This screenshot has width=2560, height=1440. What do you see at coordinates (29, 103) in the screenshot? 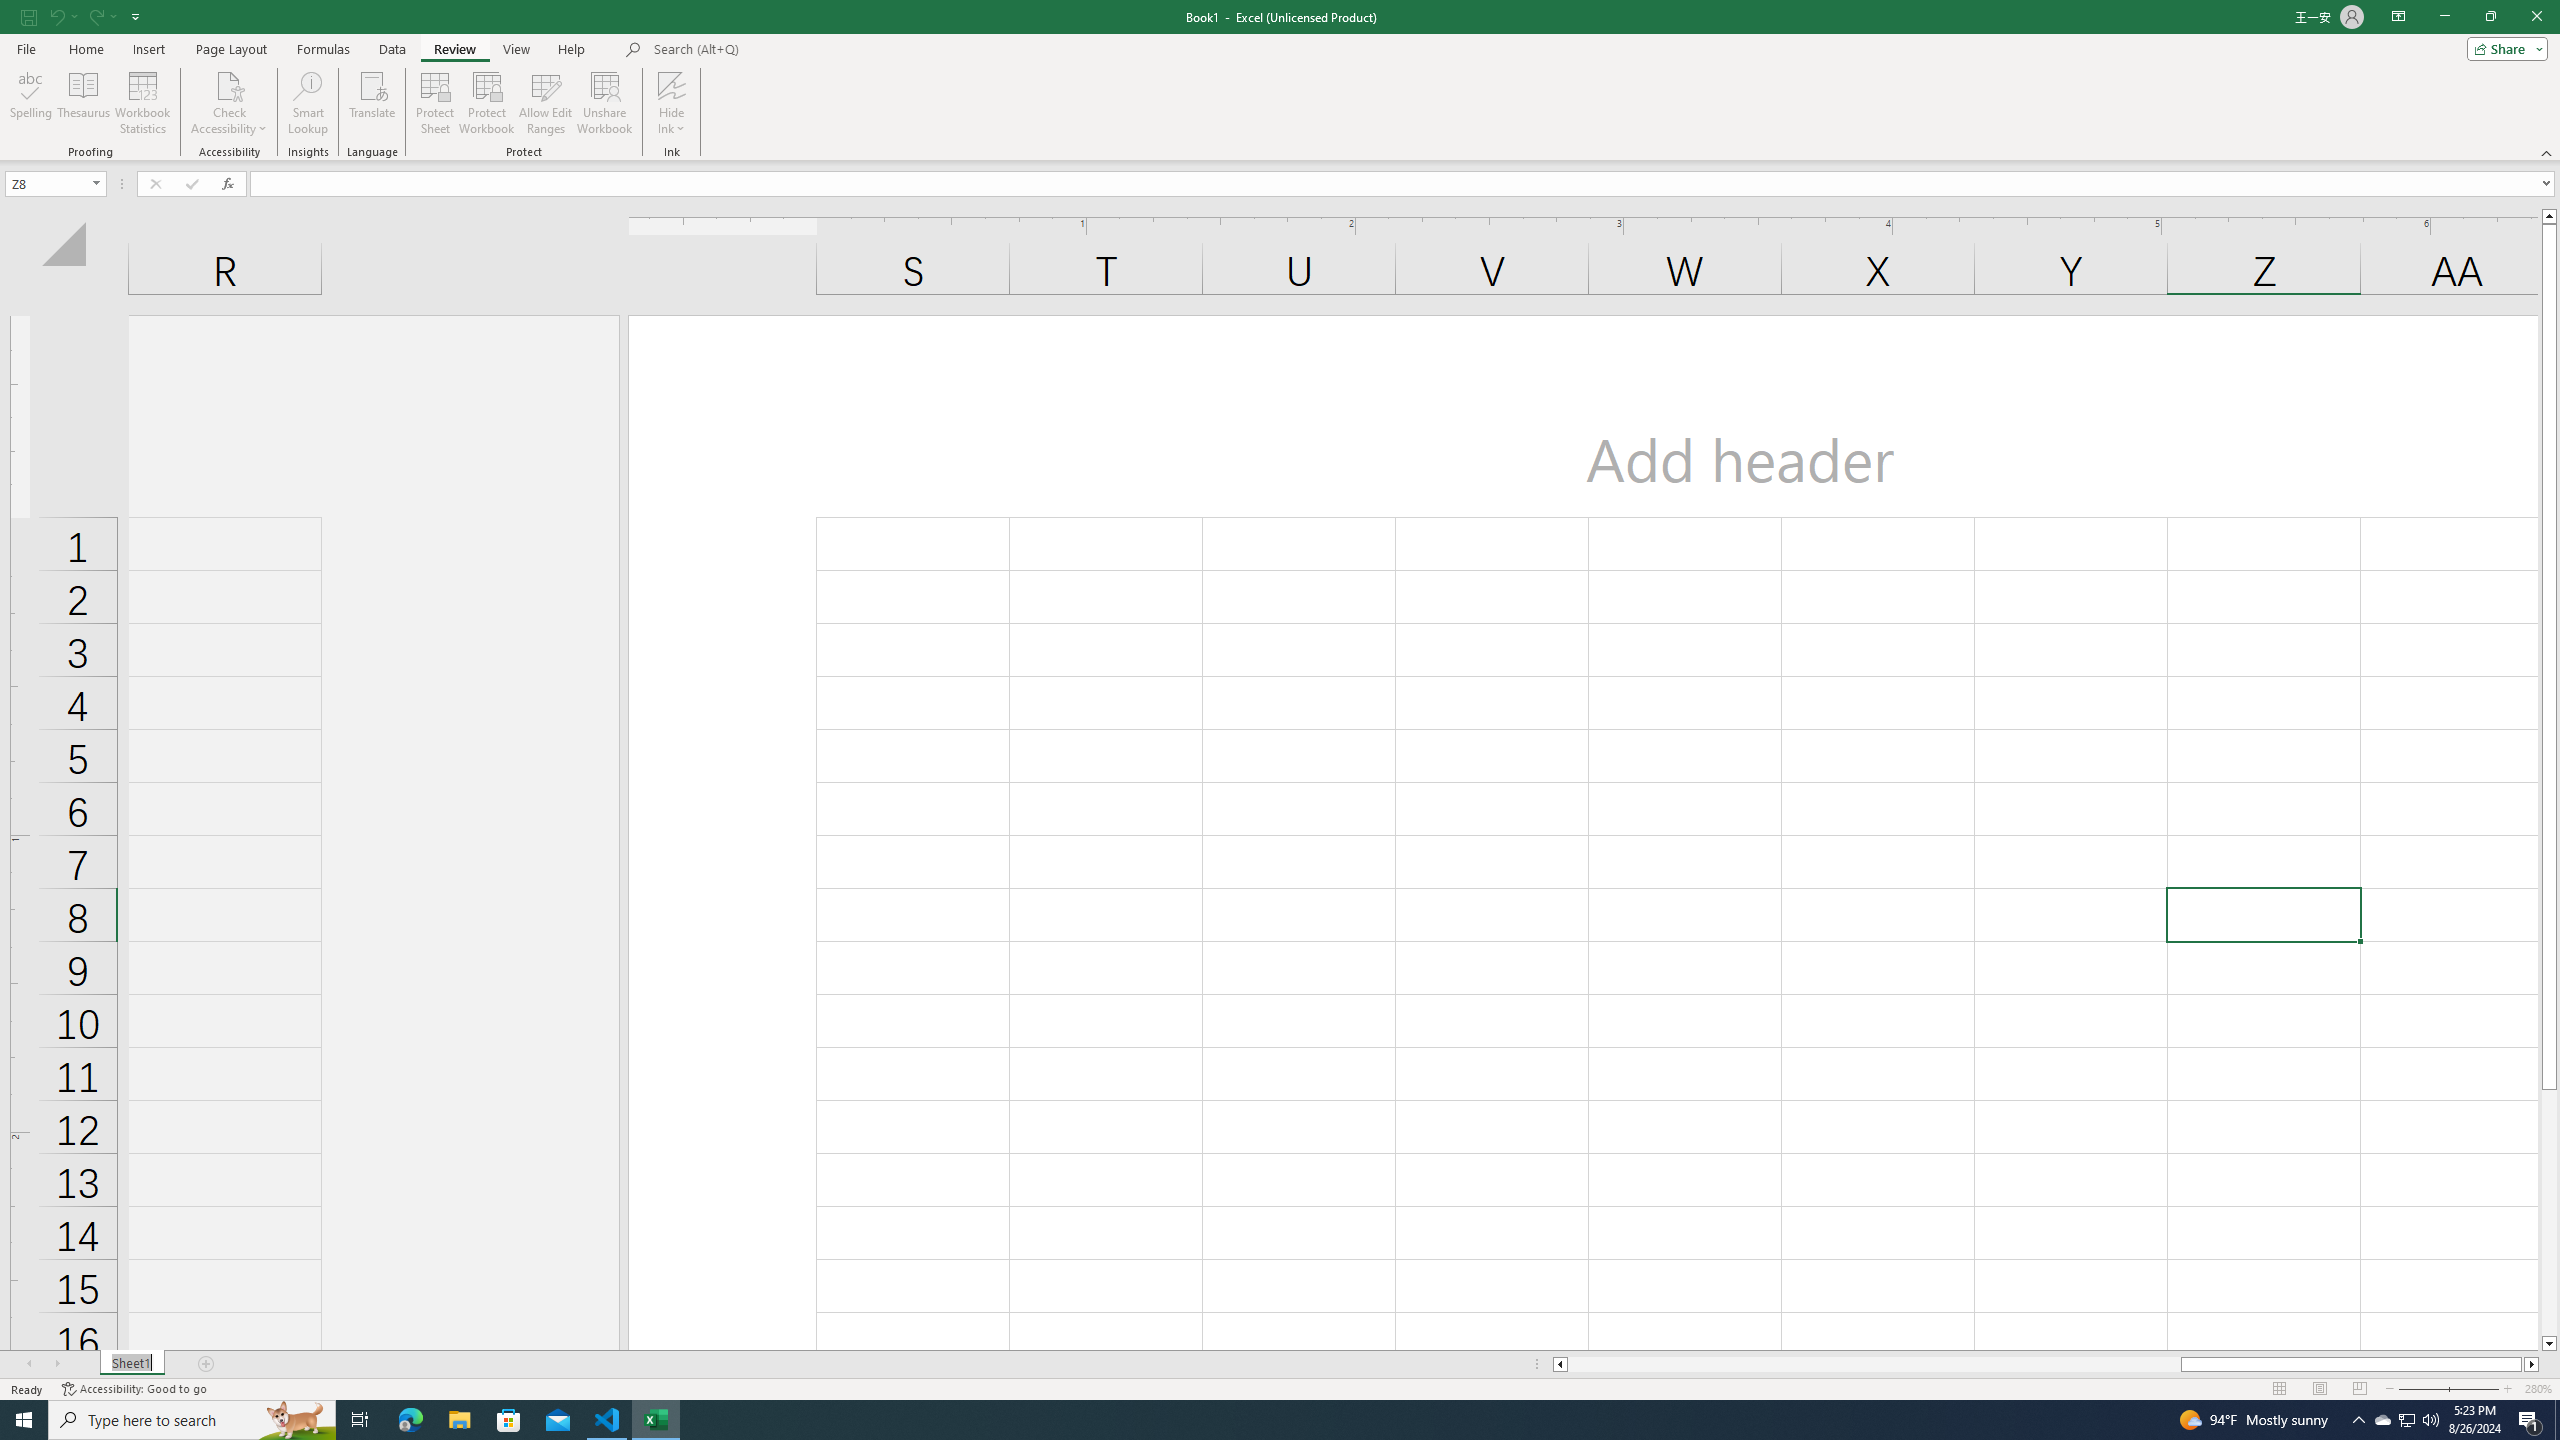
I see `'Spelling...'` at bounding box center [29, 103].